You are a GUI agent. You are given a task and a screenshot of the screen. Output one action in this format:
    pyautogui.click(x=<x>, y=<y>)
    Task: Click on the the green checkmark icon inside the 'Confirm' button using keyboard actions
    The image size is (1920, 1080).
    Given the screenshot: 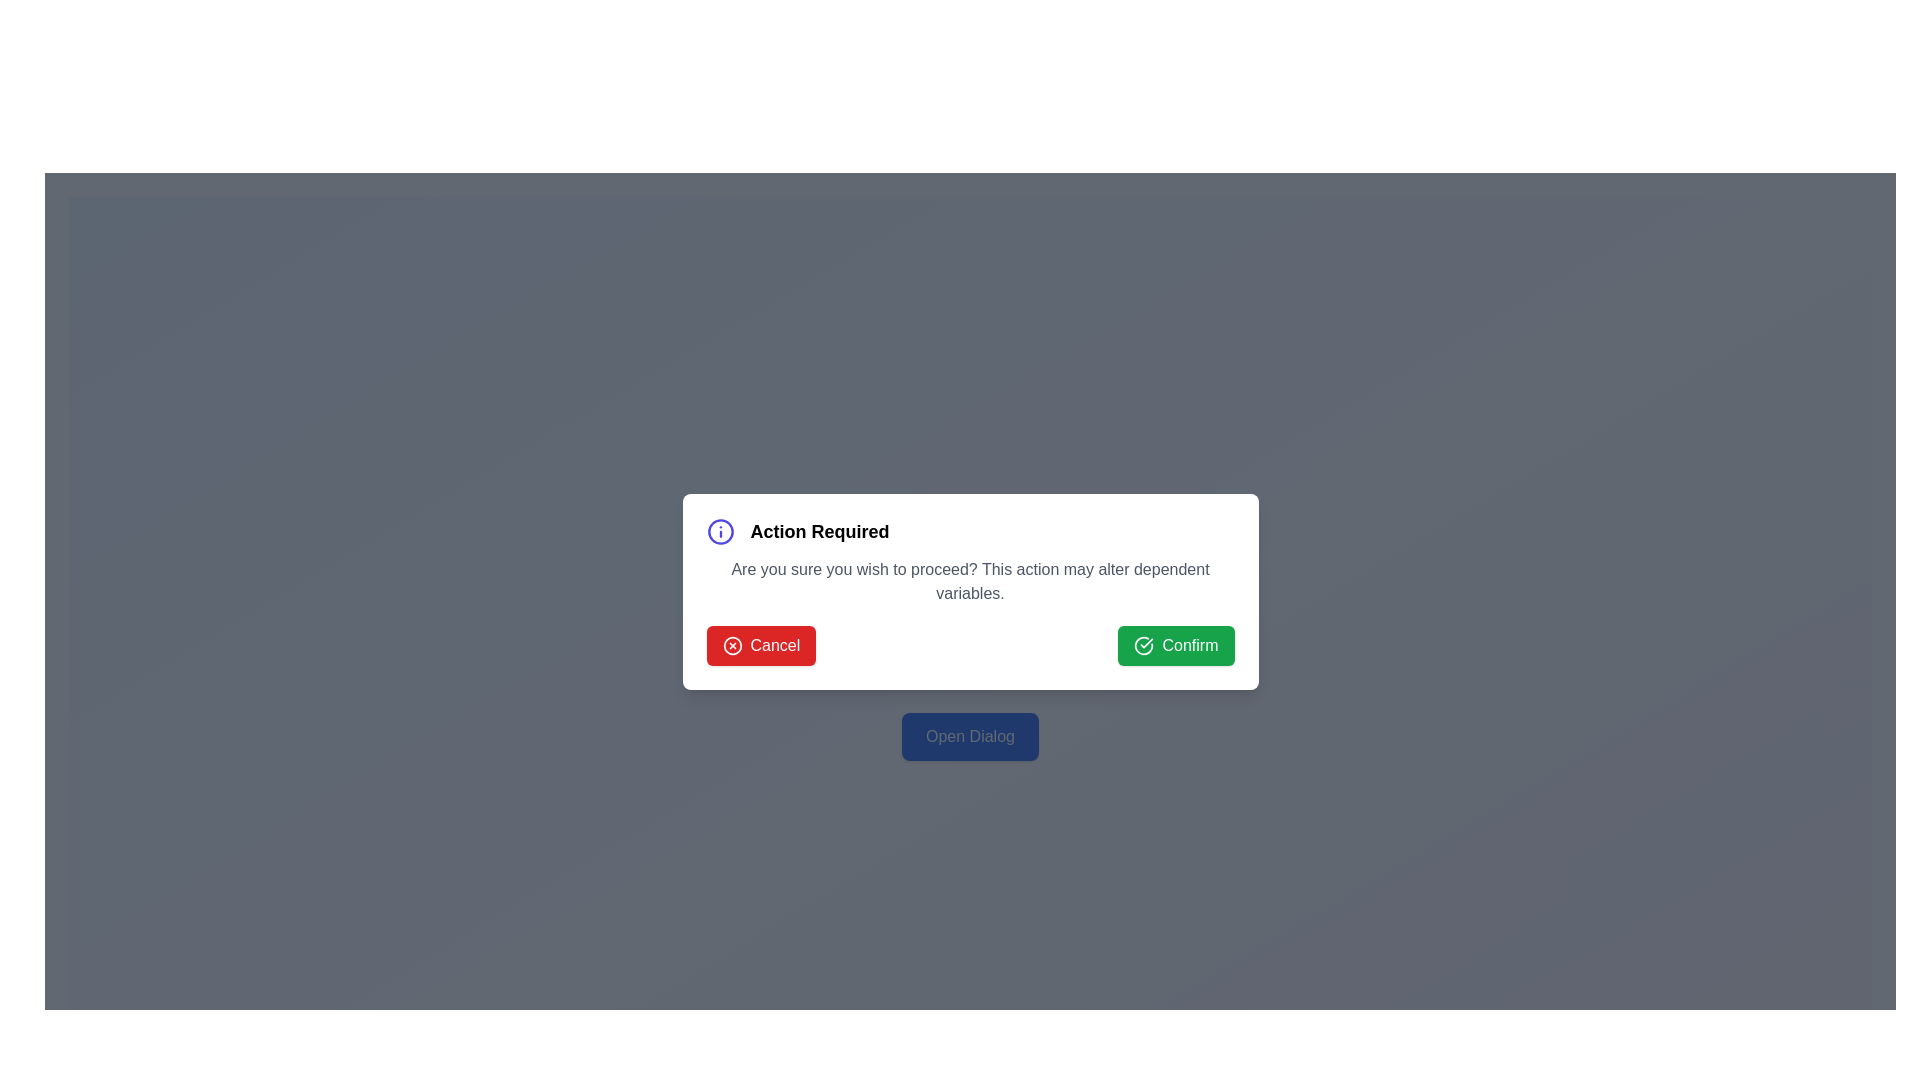 What is the action you would take?
    pyautogui.click(x=1144, y=645)
    